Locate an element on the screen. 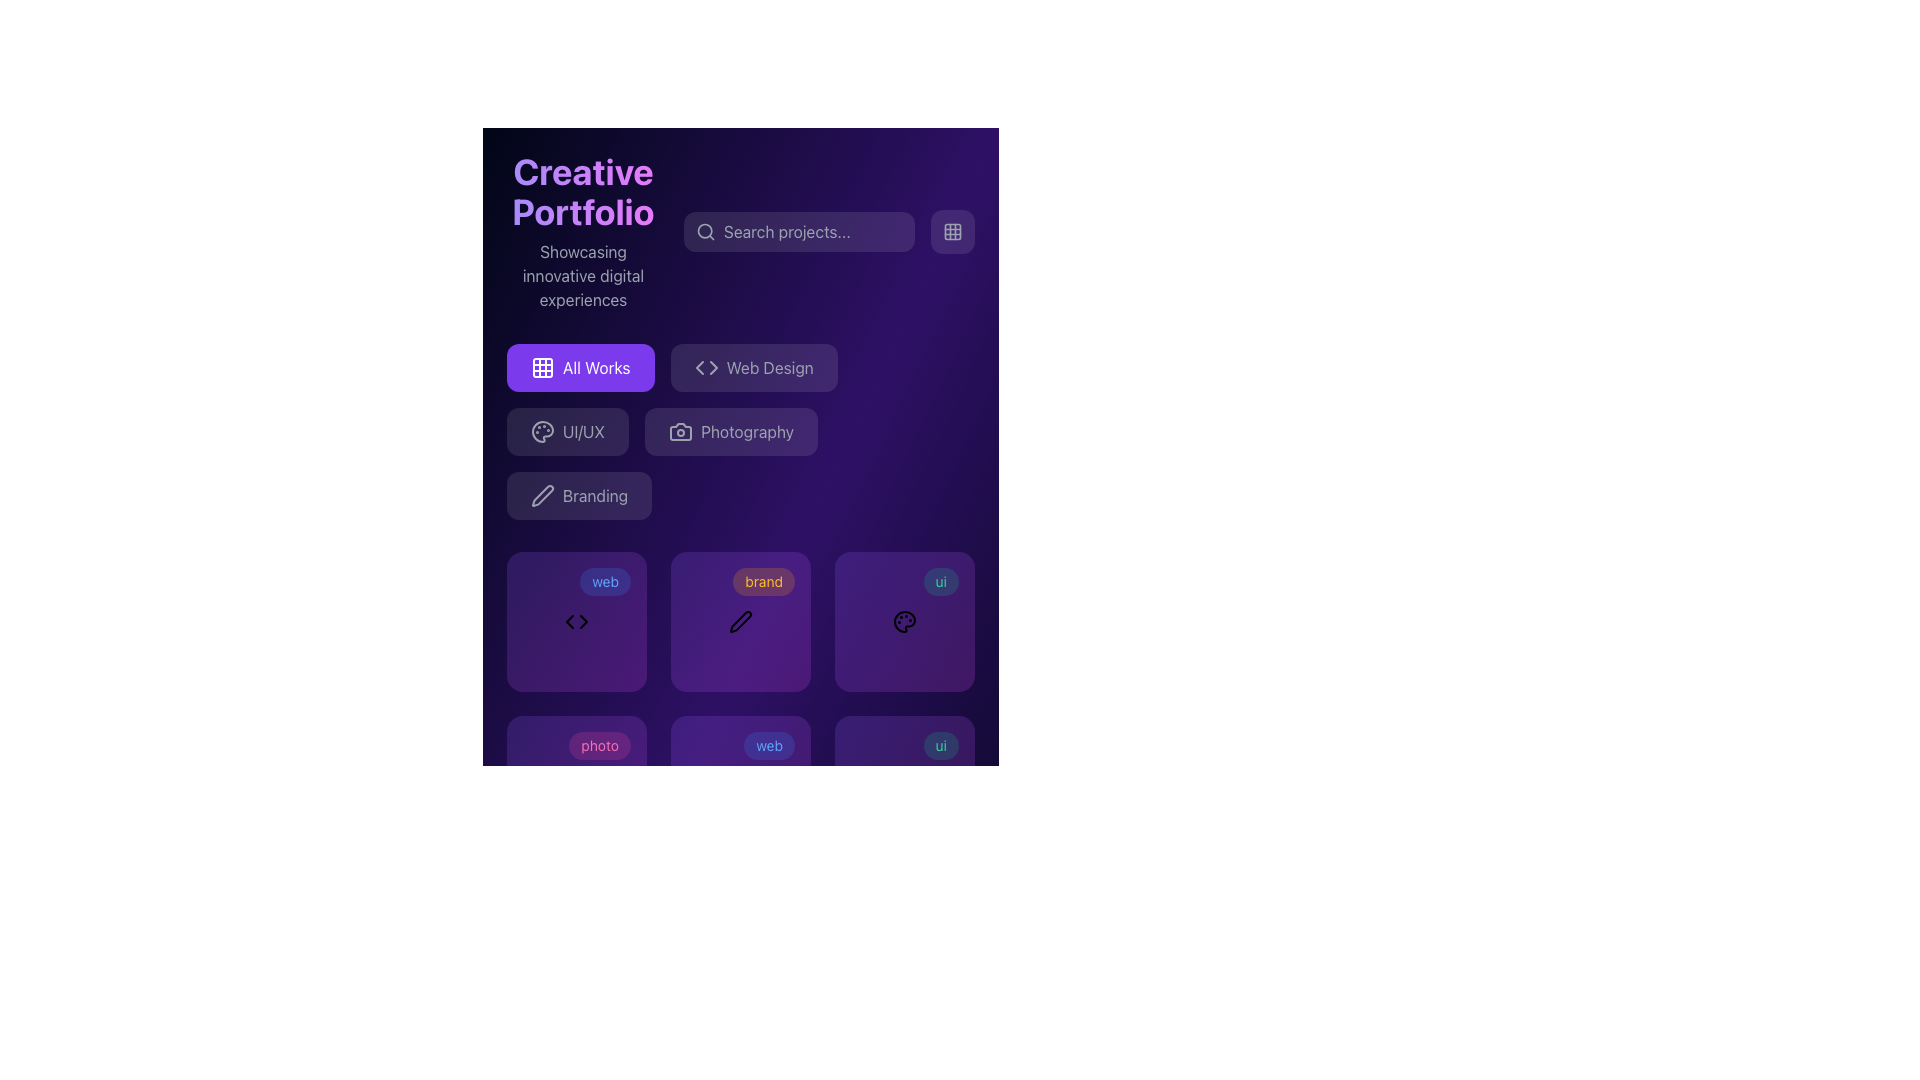 The width and height of the screenshot is (1920, 1080). the artist's palette icon, which is the centerpiece of the card labeled 'ui' in the bottom right quadrant of the grid layout is located at coordinates (904, 620).